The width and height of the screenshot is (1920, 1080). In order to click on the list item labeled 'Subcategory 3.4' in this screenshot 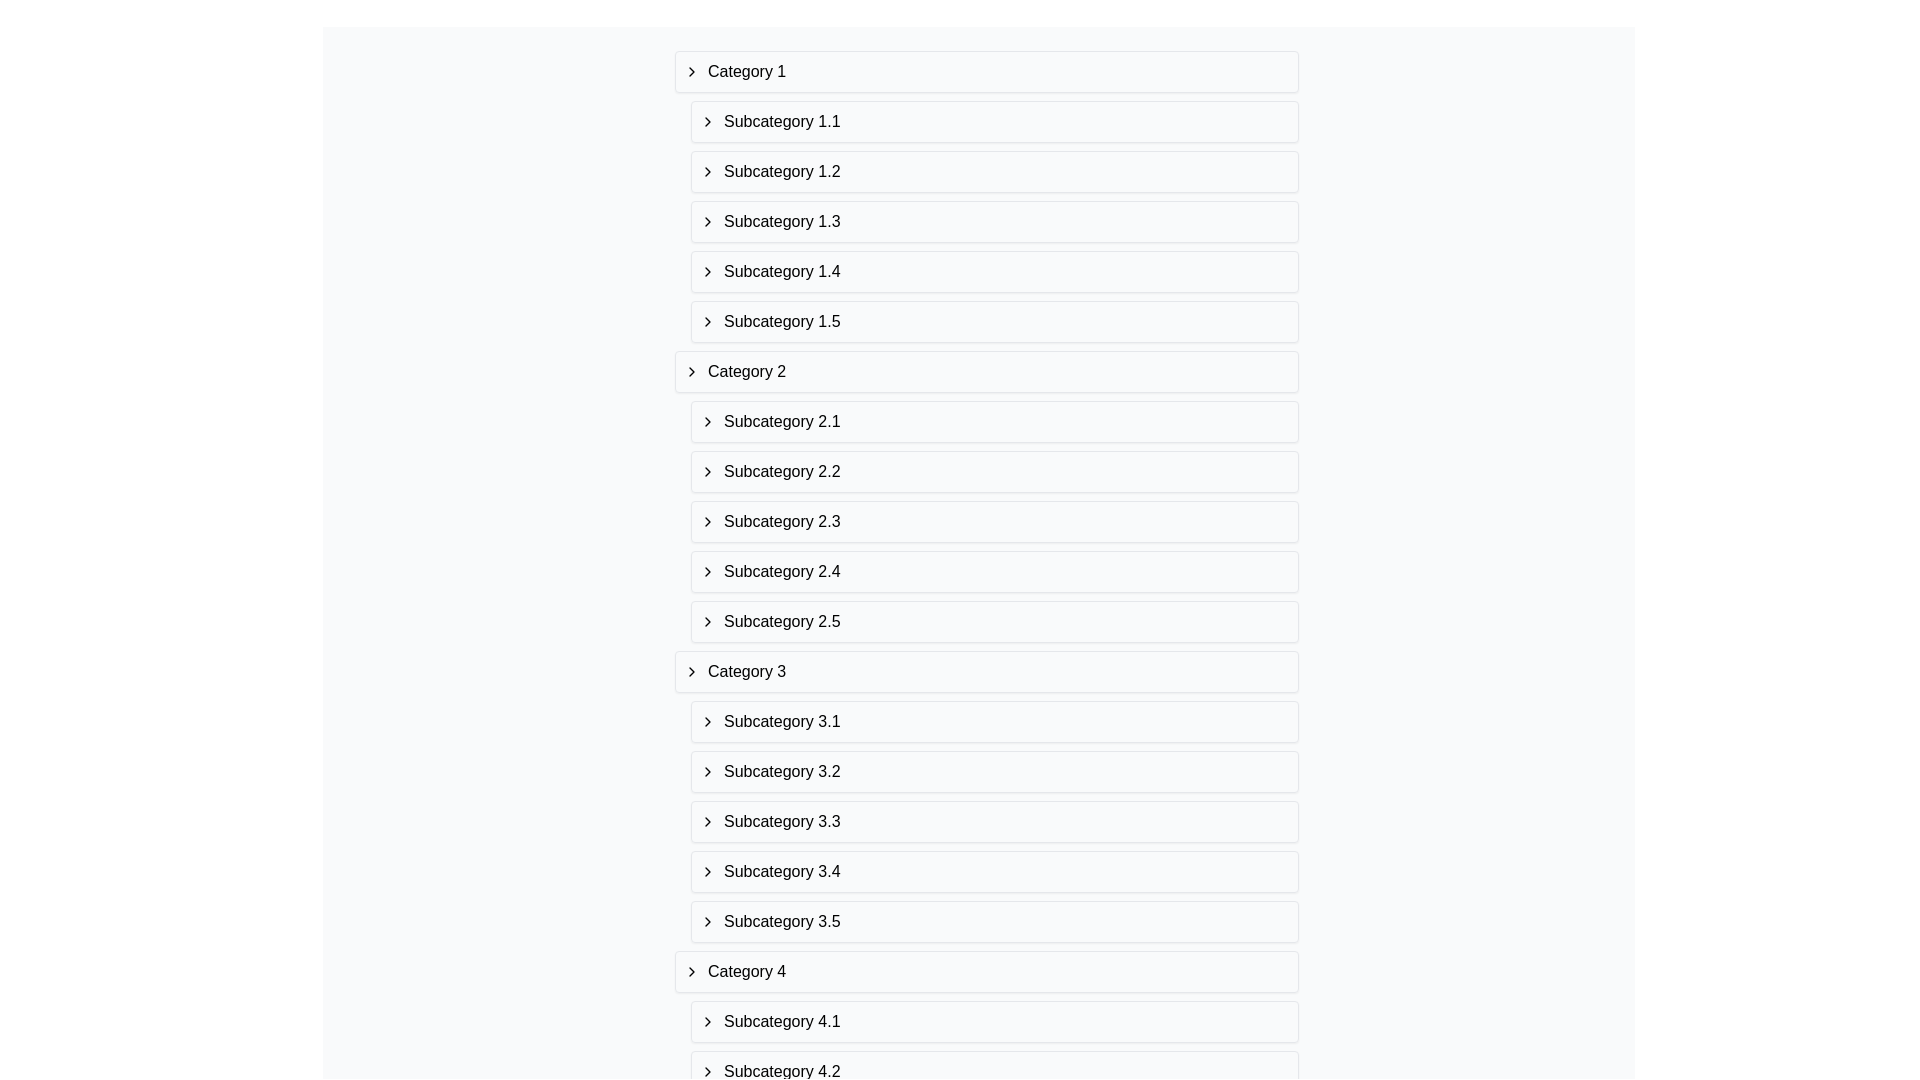, I will do `click(994, 870)`.